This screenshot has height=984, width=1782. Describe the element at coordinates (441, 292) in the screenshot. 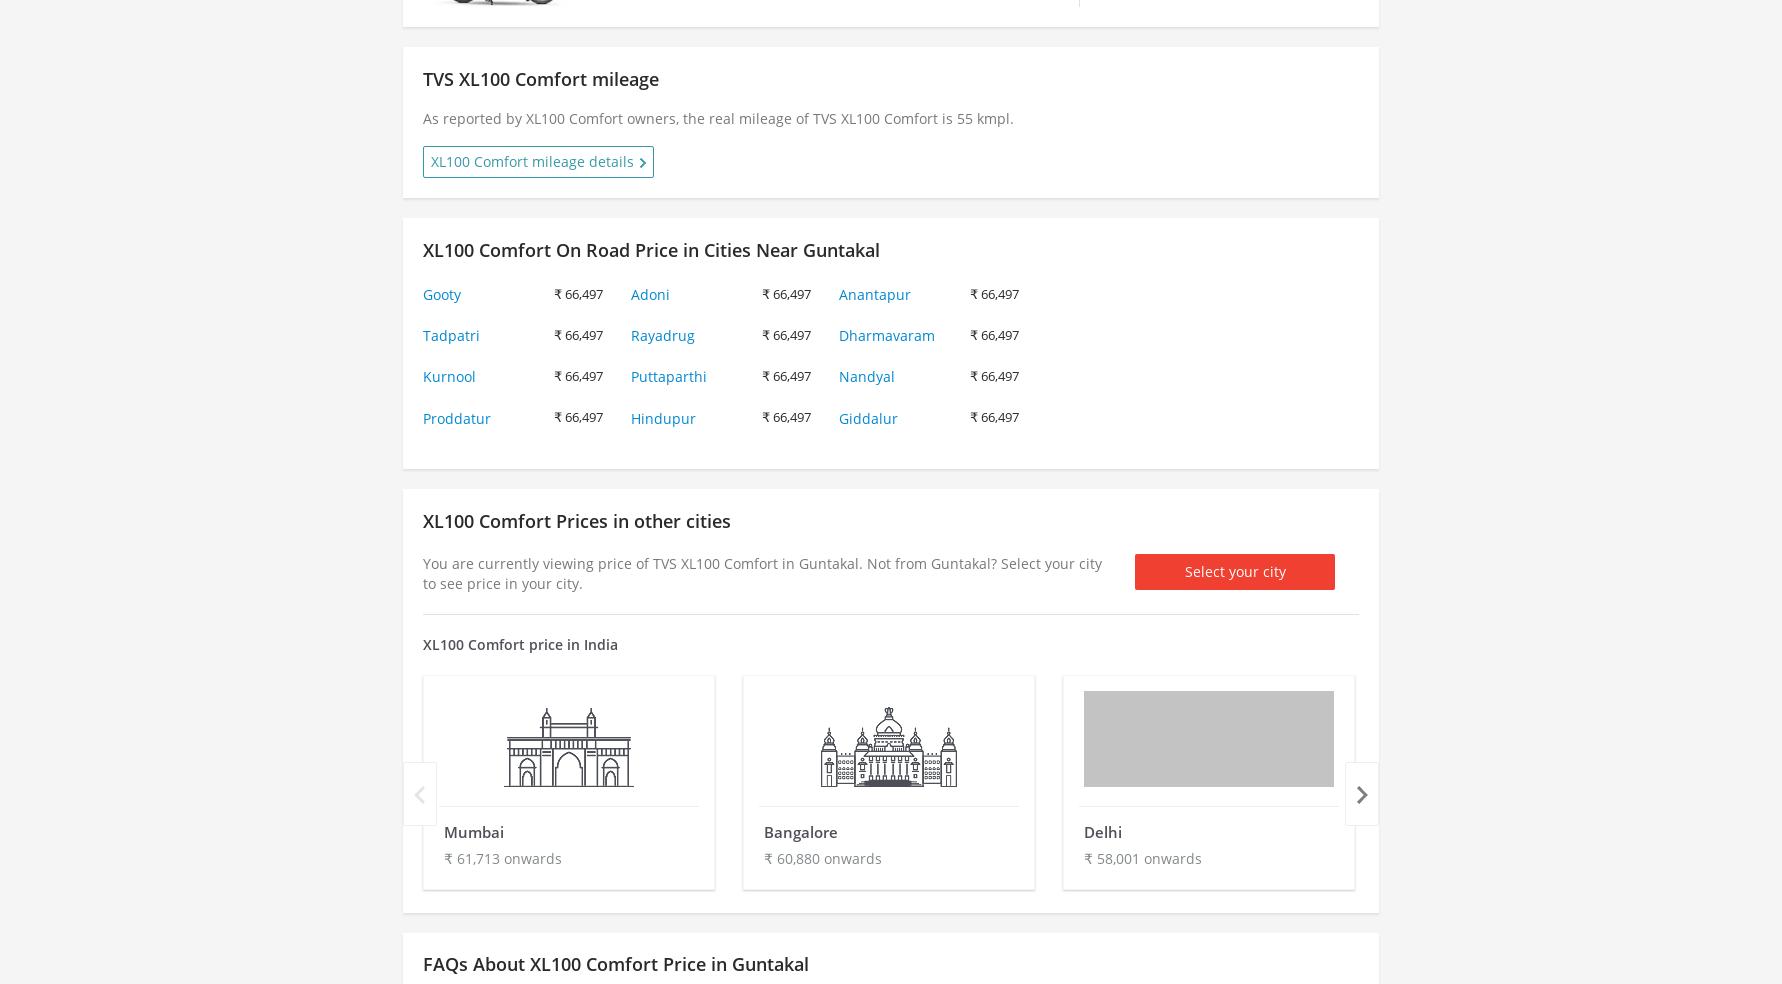

I see `'Gooty'` at that location.